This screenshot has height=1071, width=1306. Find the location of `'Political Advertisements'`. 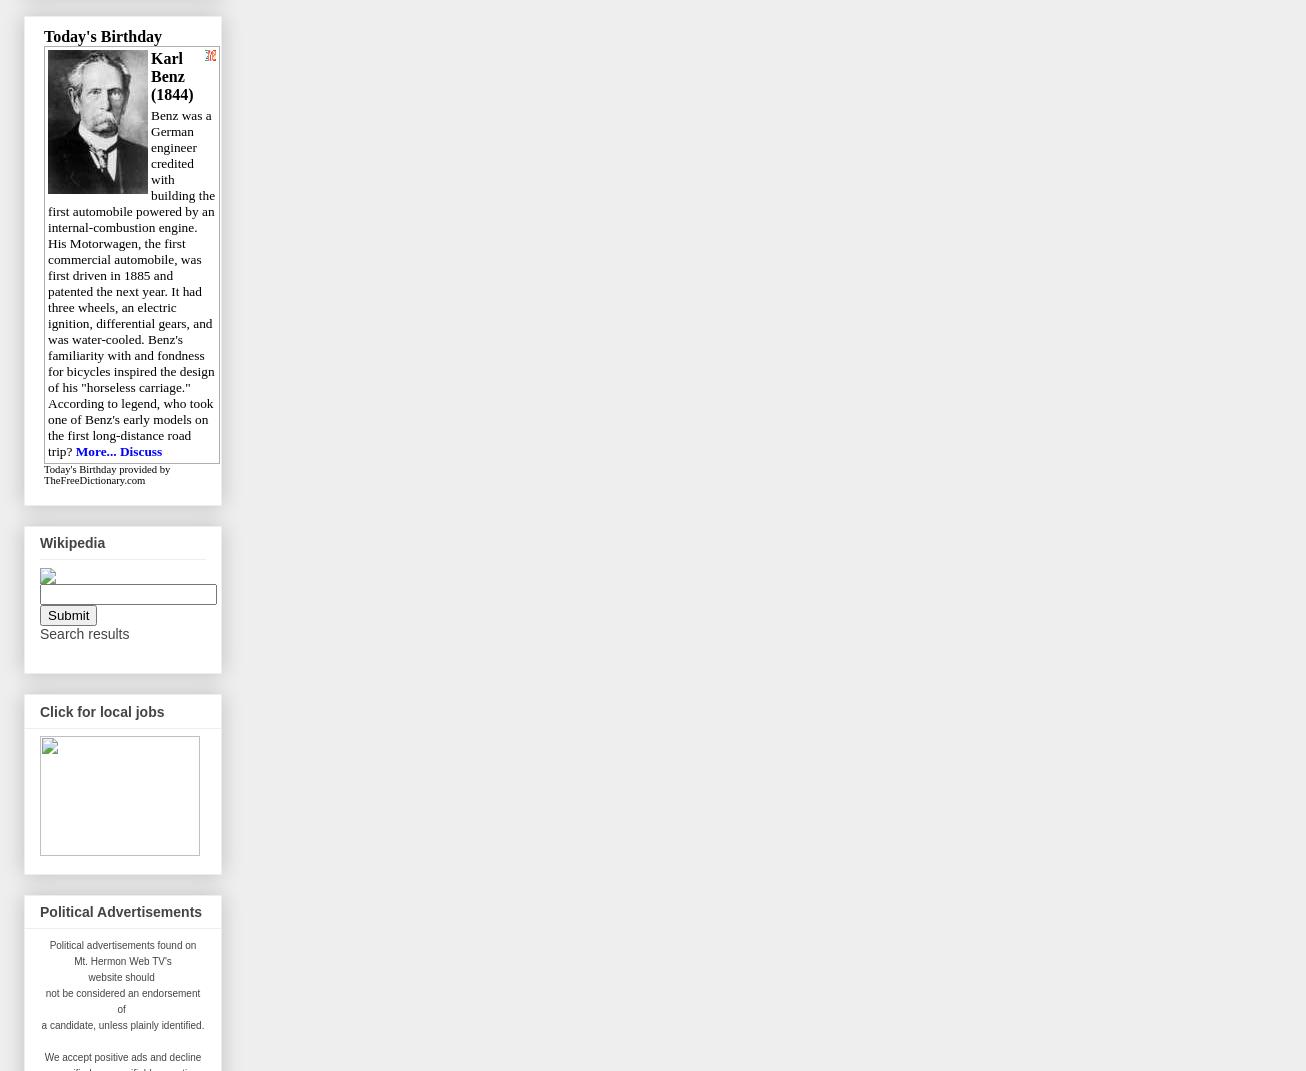

'Political Advertisements' is located at coordinates (119, 911).